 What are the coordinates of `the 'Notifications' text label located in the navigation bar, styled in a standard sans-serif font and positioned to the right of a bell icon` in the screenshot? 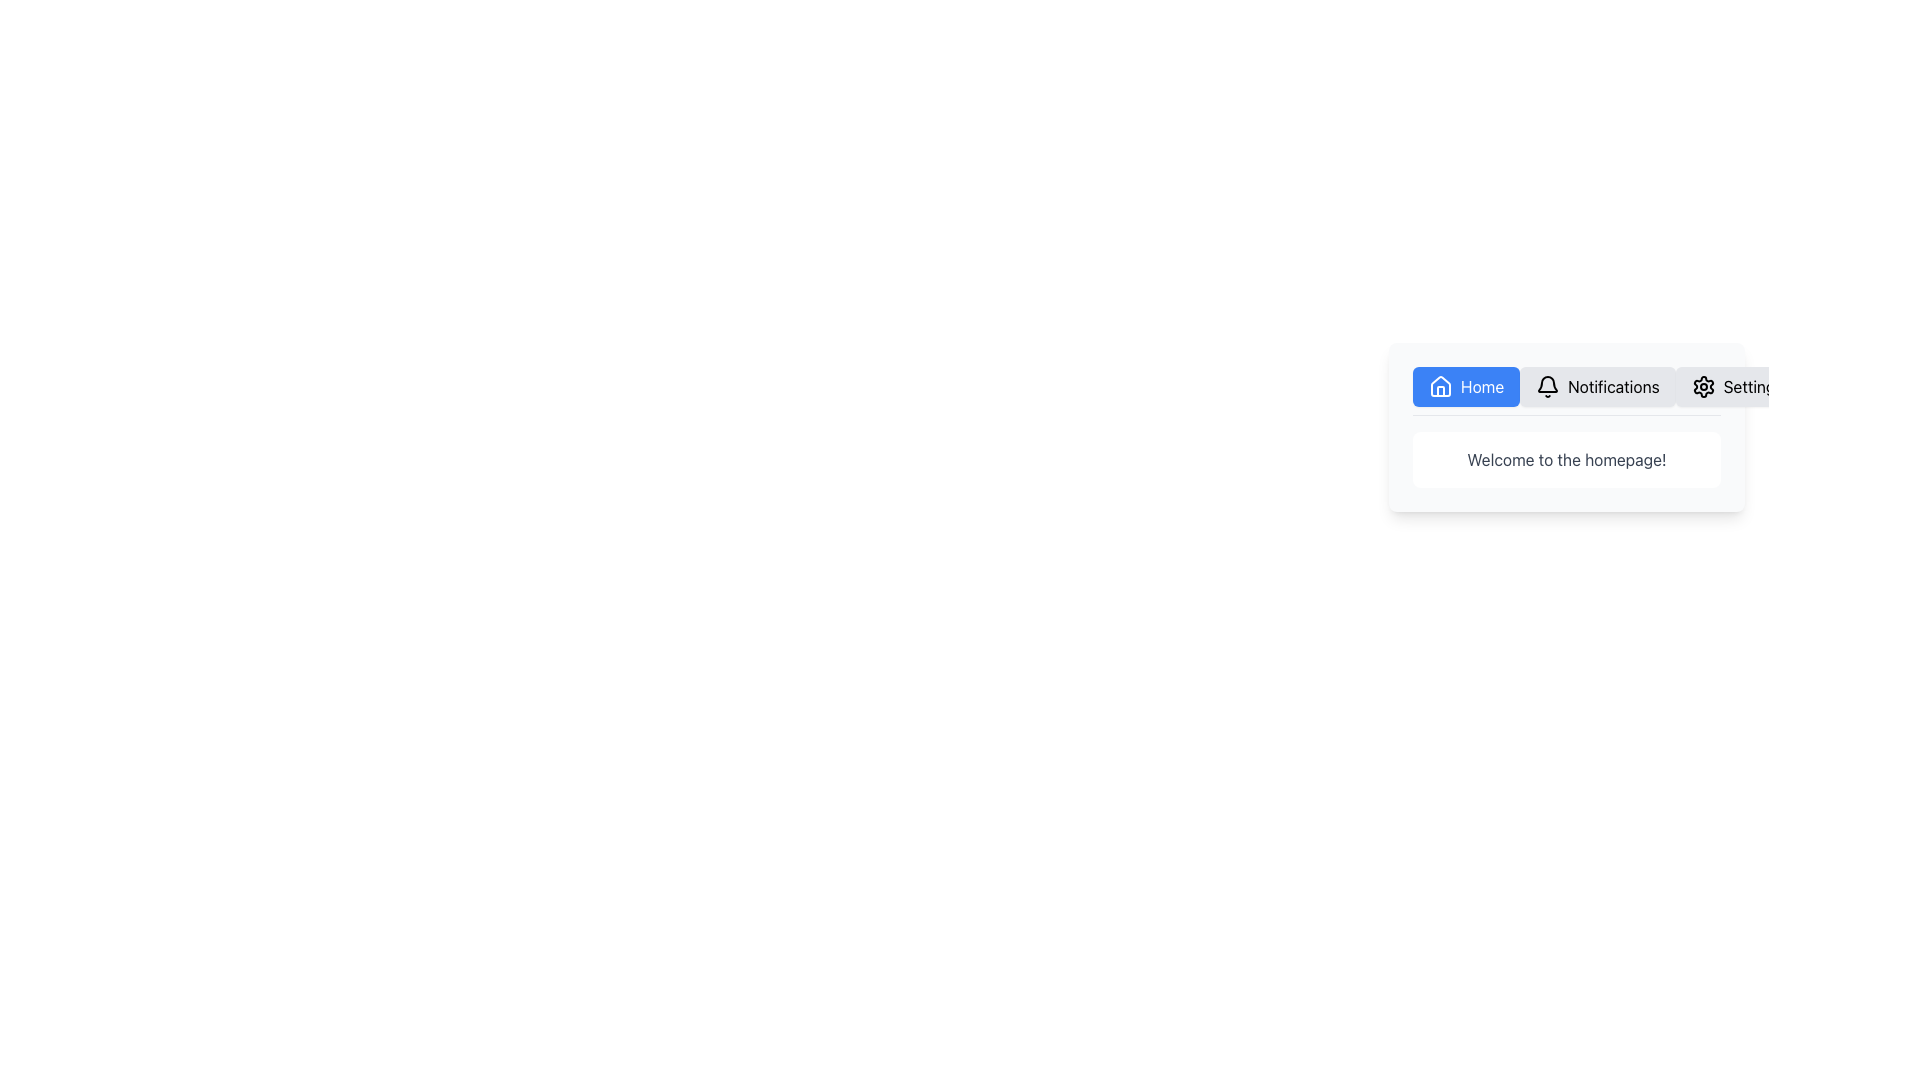 It's located at (1613, 386).